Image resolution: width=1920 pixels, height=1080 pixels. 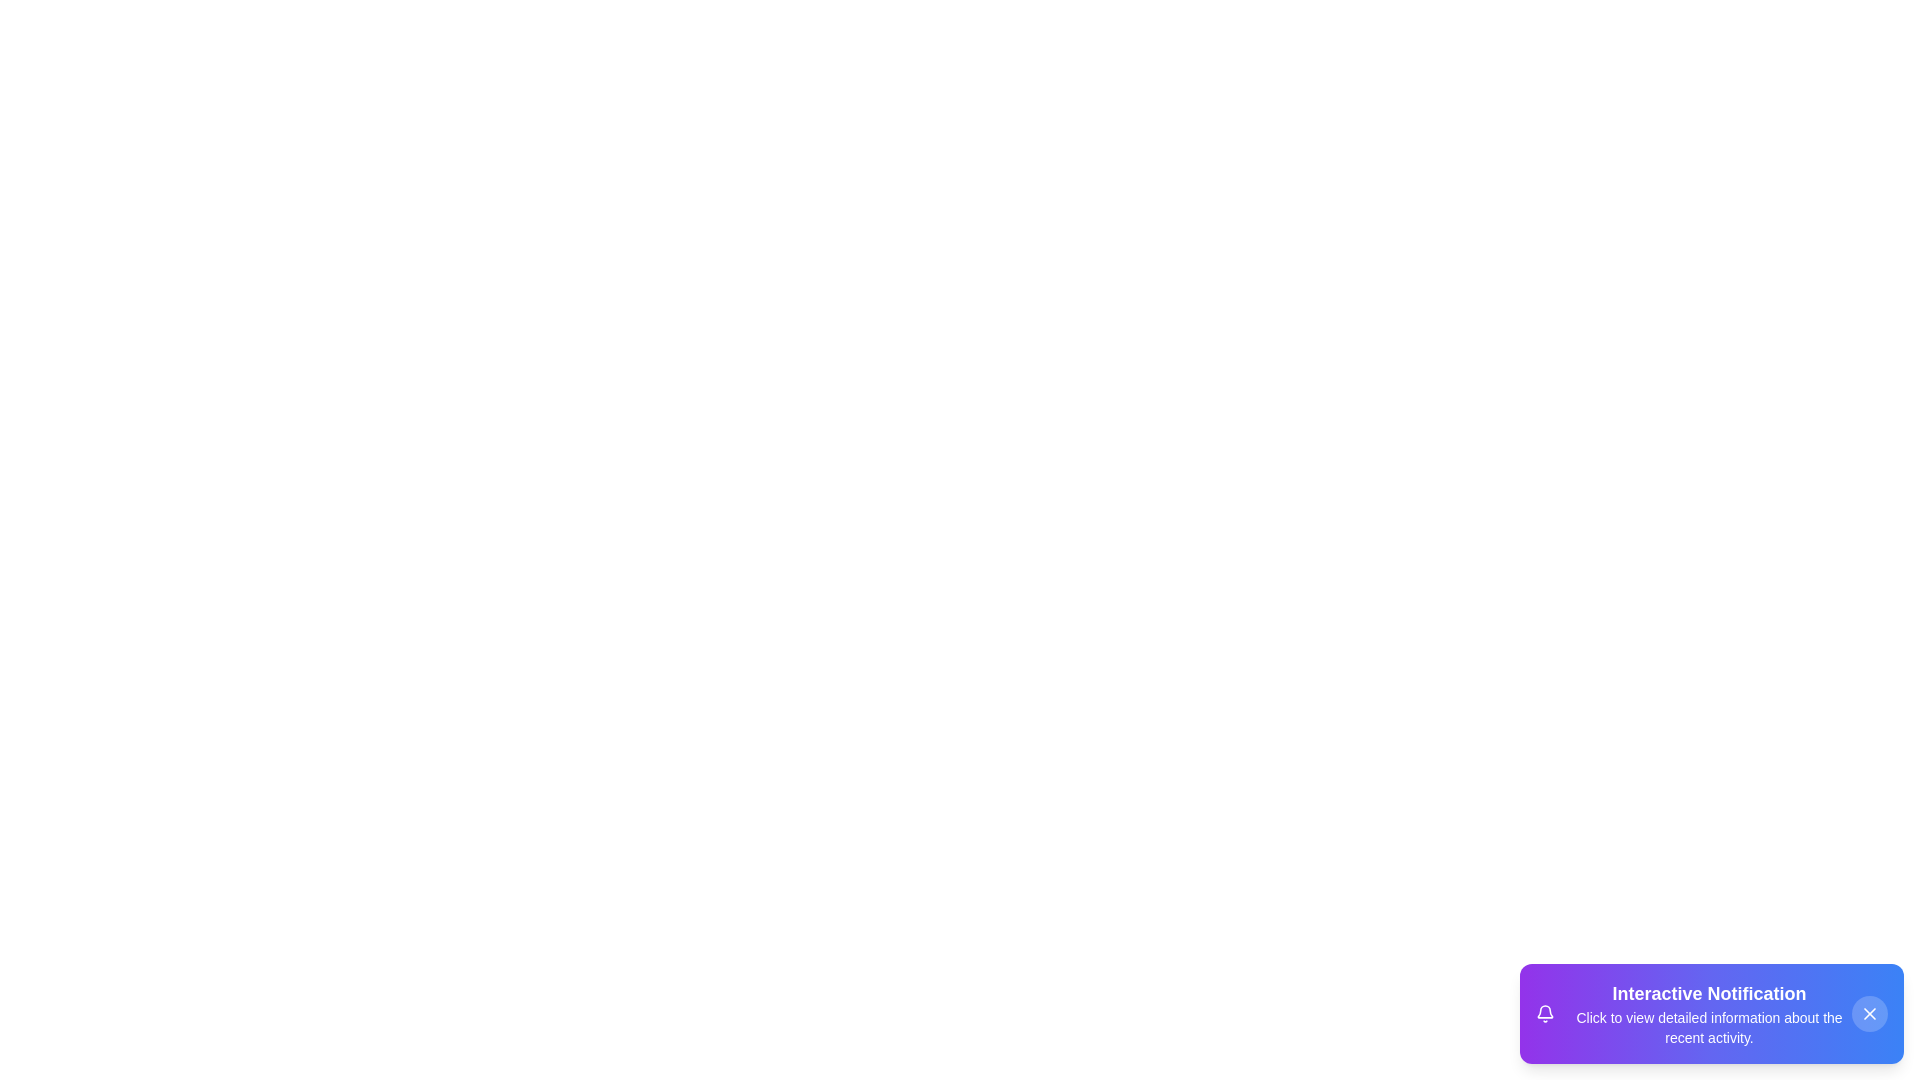 What do you see at coordinates (1708, 994) in the screenshot?
I see `the text to highlight a word` at bounding box center [1708, 994].